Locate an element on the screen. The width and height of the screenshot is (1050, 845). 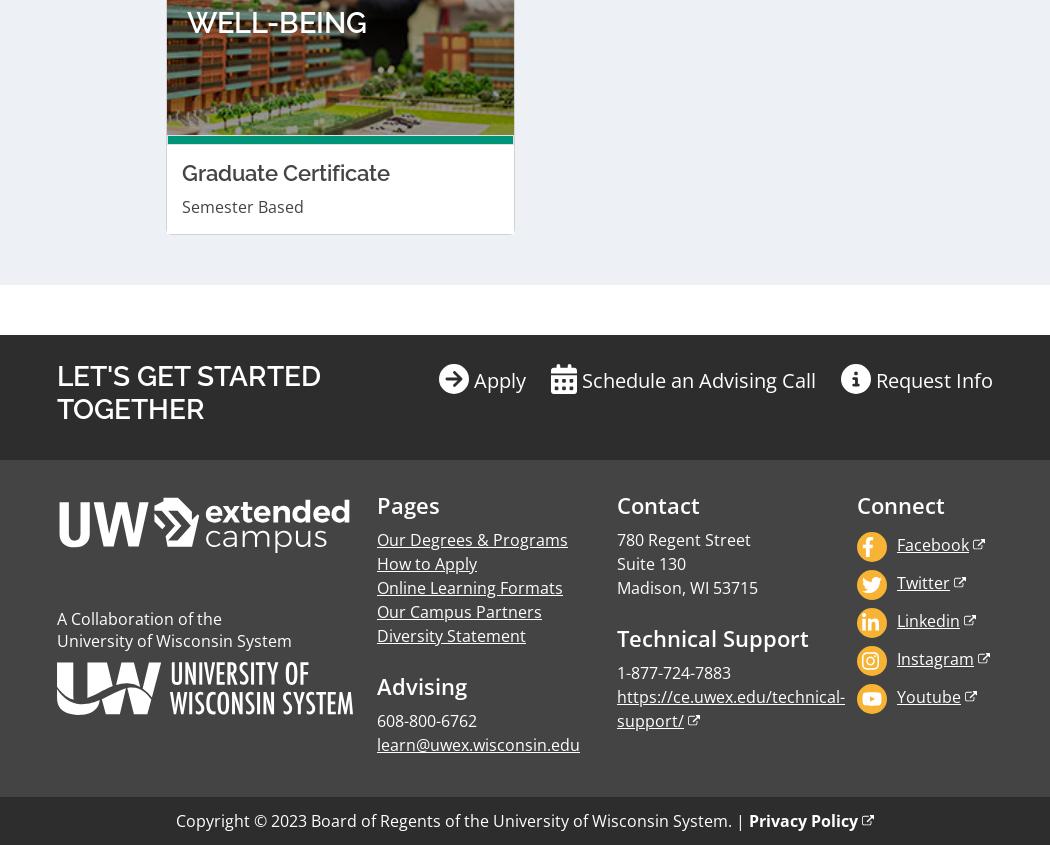
'youtube' is located at coordinates (927, 193).